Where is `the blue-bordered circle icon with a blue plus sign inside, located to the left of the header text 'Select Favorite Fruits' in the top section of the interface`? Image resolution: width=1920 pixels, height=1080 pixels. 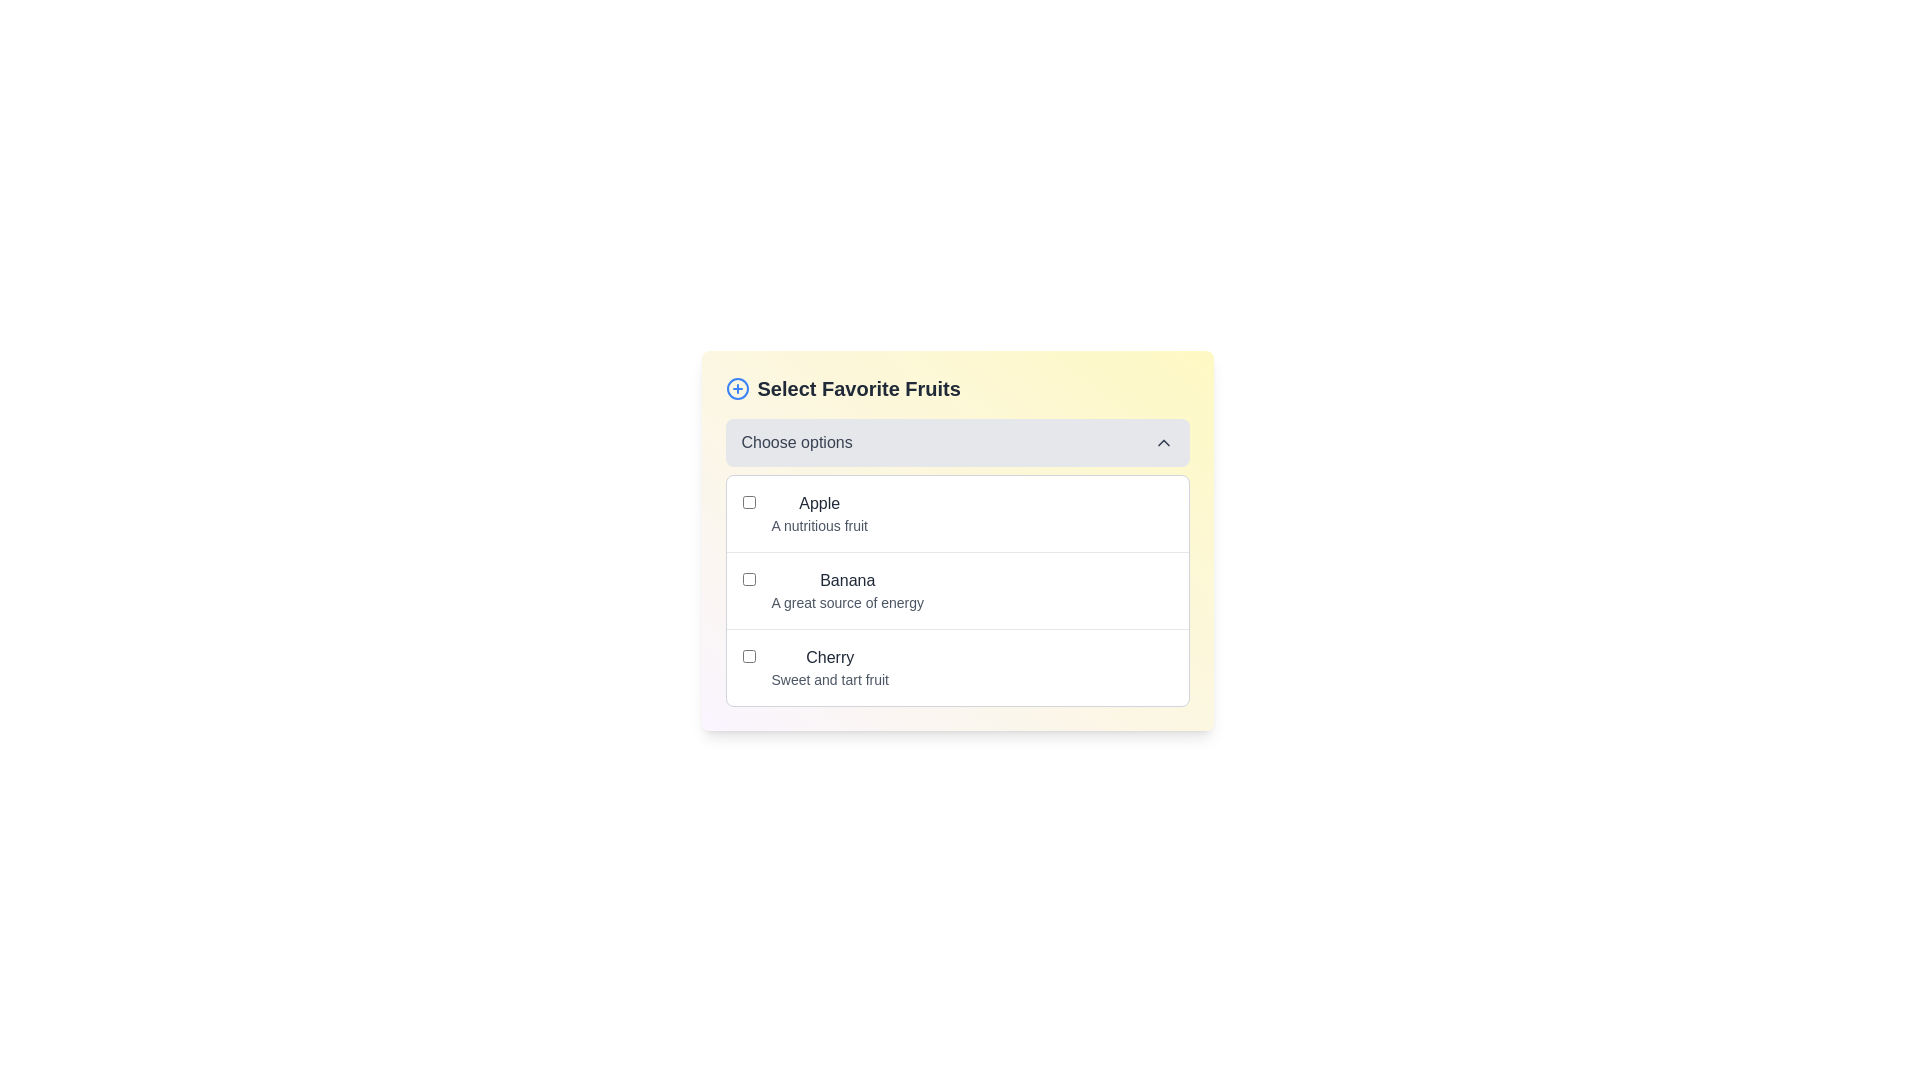 the blue-bordered circle icon with a blue plus sign inside, located to the left of the header text 'Select Favorite Fruits' in the top section of the interface is located at coordinates (736, 389).